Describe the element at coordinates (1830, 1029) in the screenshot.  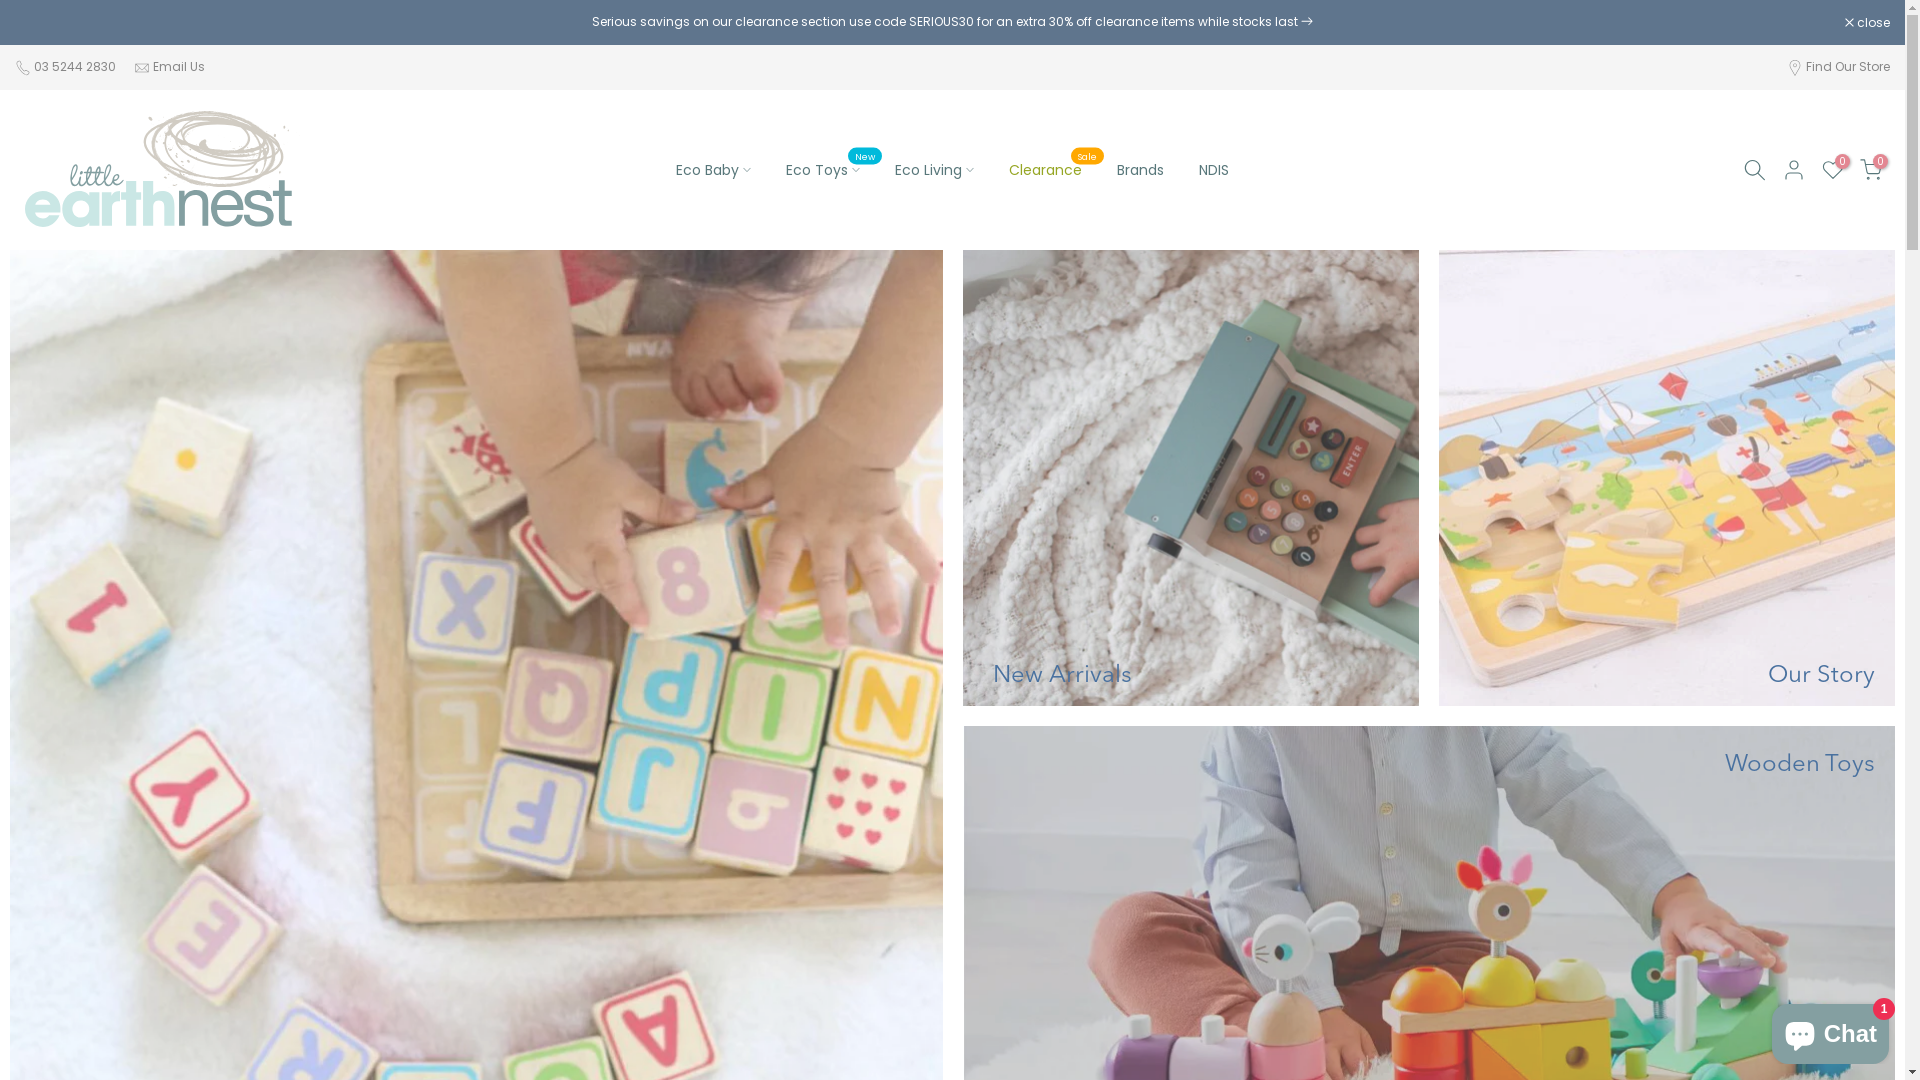
I see `'Shopify online store chat'` at that location.